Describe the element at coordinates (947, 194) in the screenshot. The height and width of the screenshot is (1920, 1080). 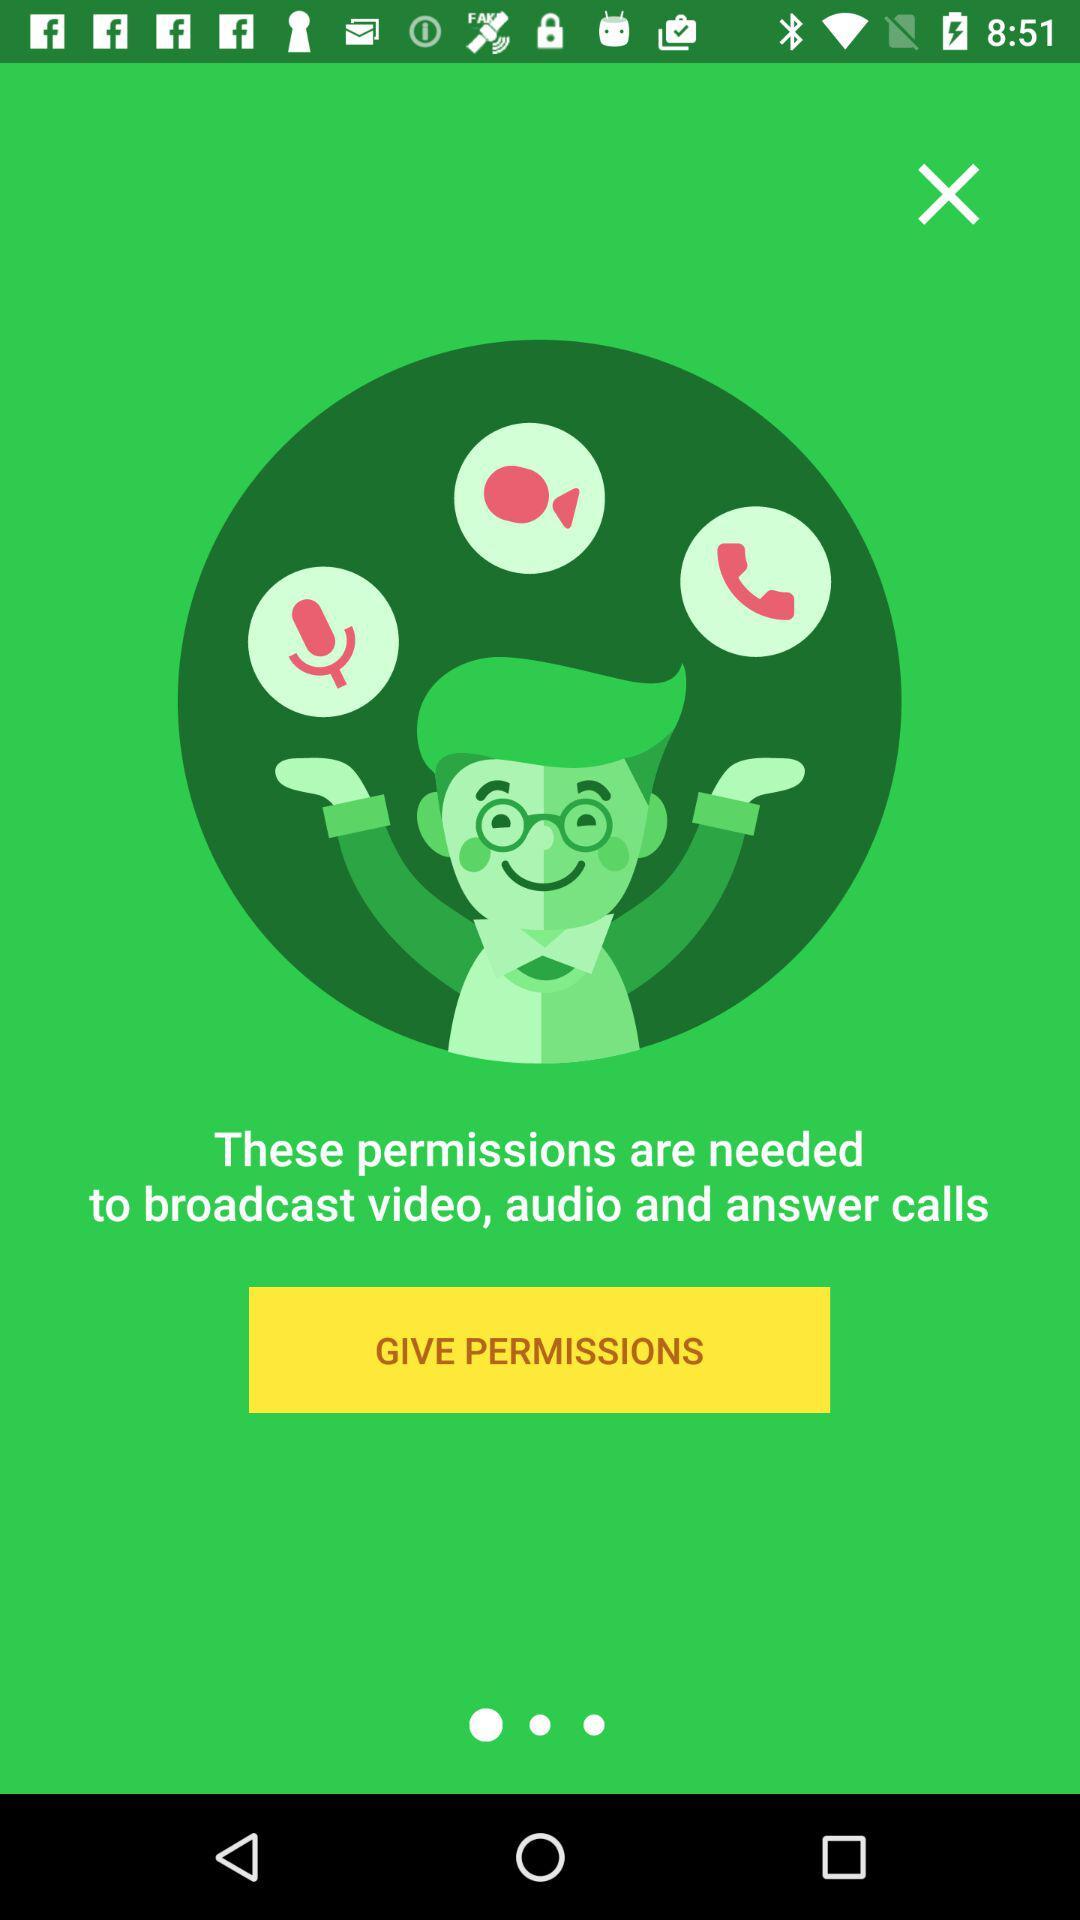
I see `close` at that location.